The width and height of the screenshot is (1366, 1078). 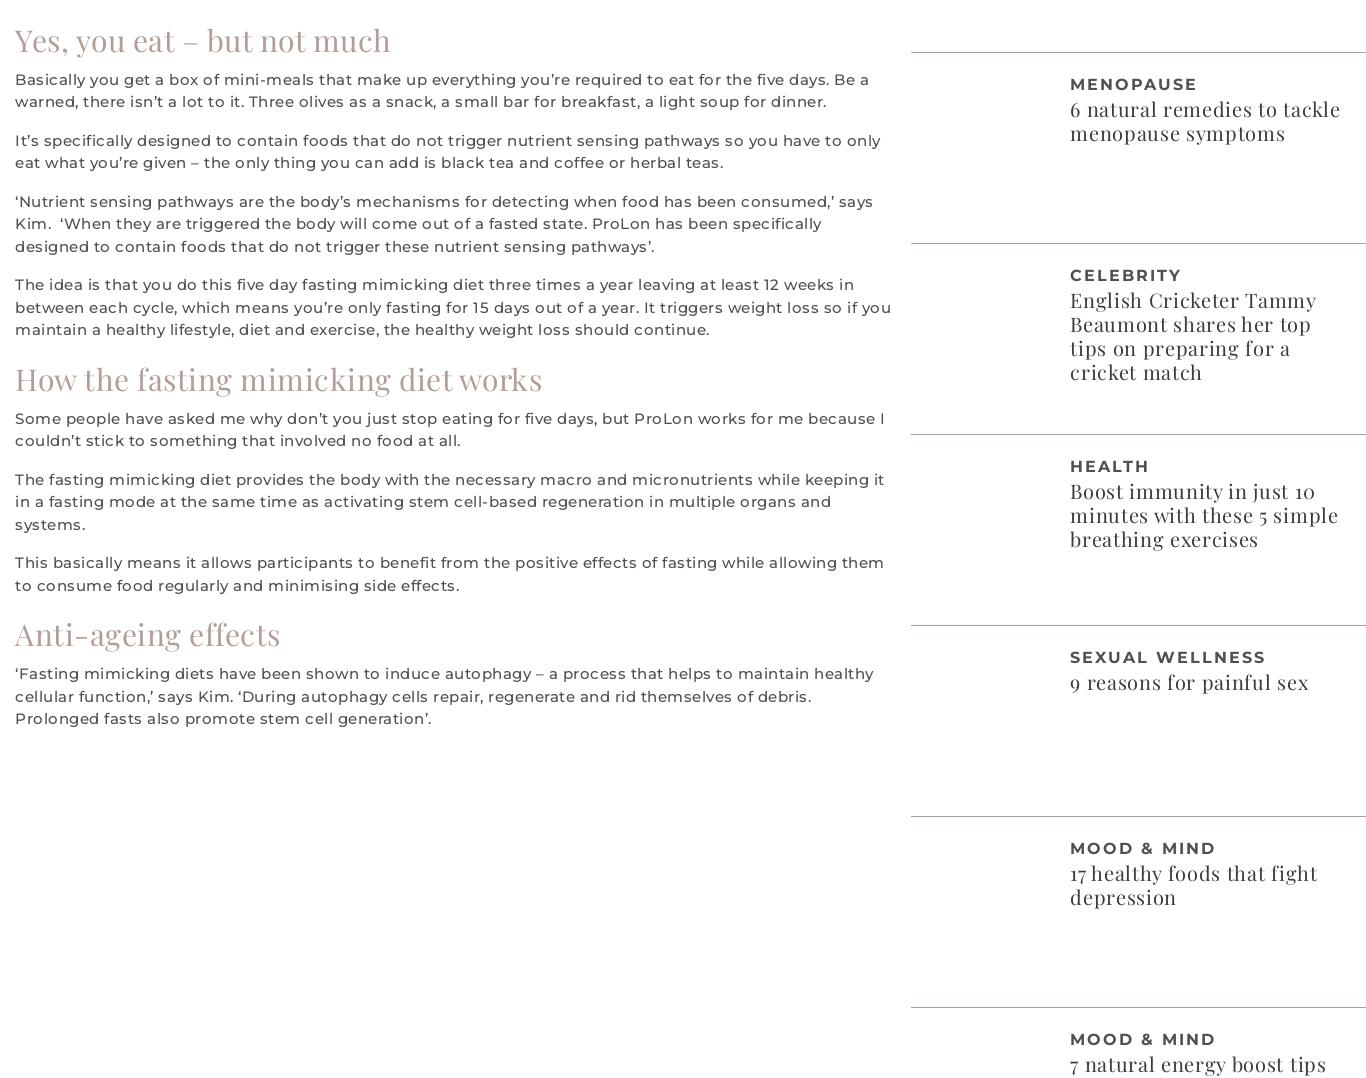 What do you see at coordinates (1193, 882) in the screenshot?
I see `'17 healthy foods that fight depression'` at bounding box center [1193, 882].